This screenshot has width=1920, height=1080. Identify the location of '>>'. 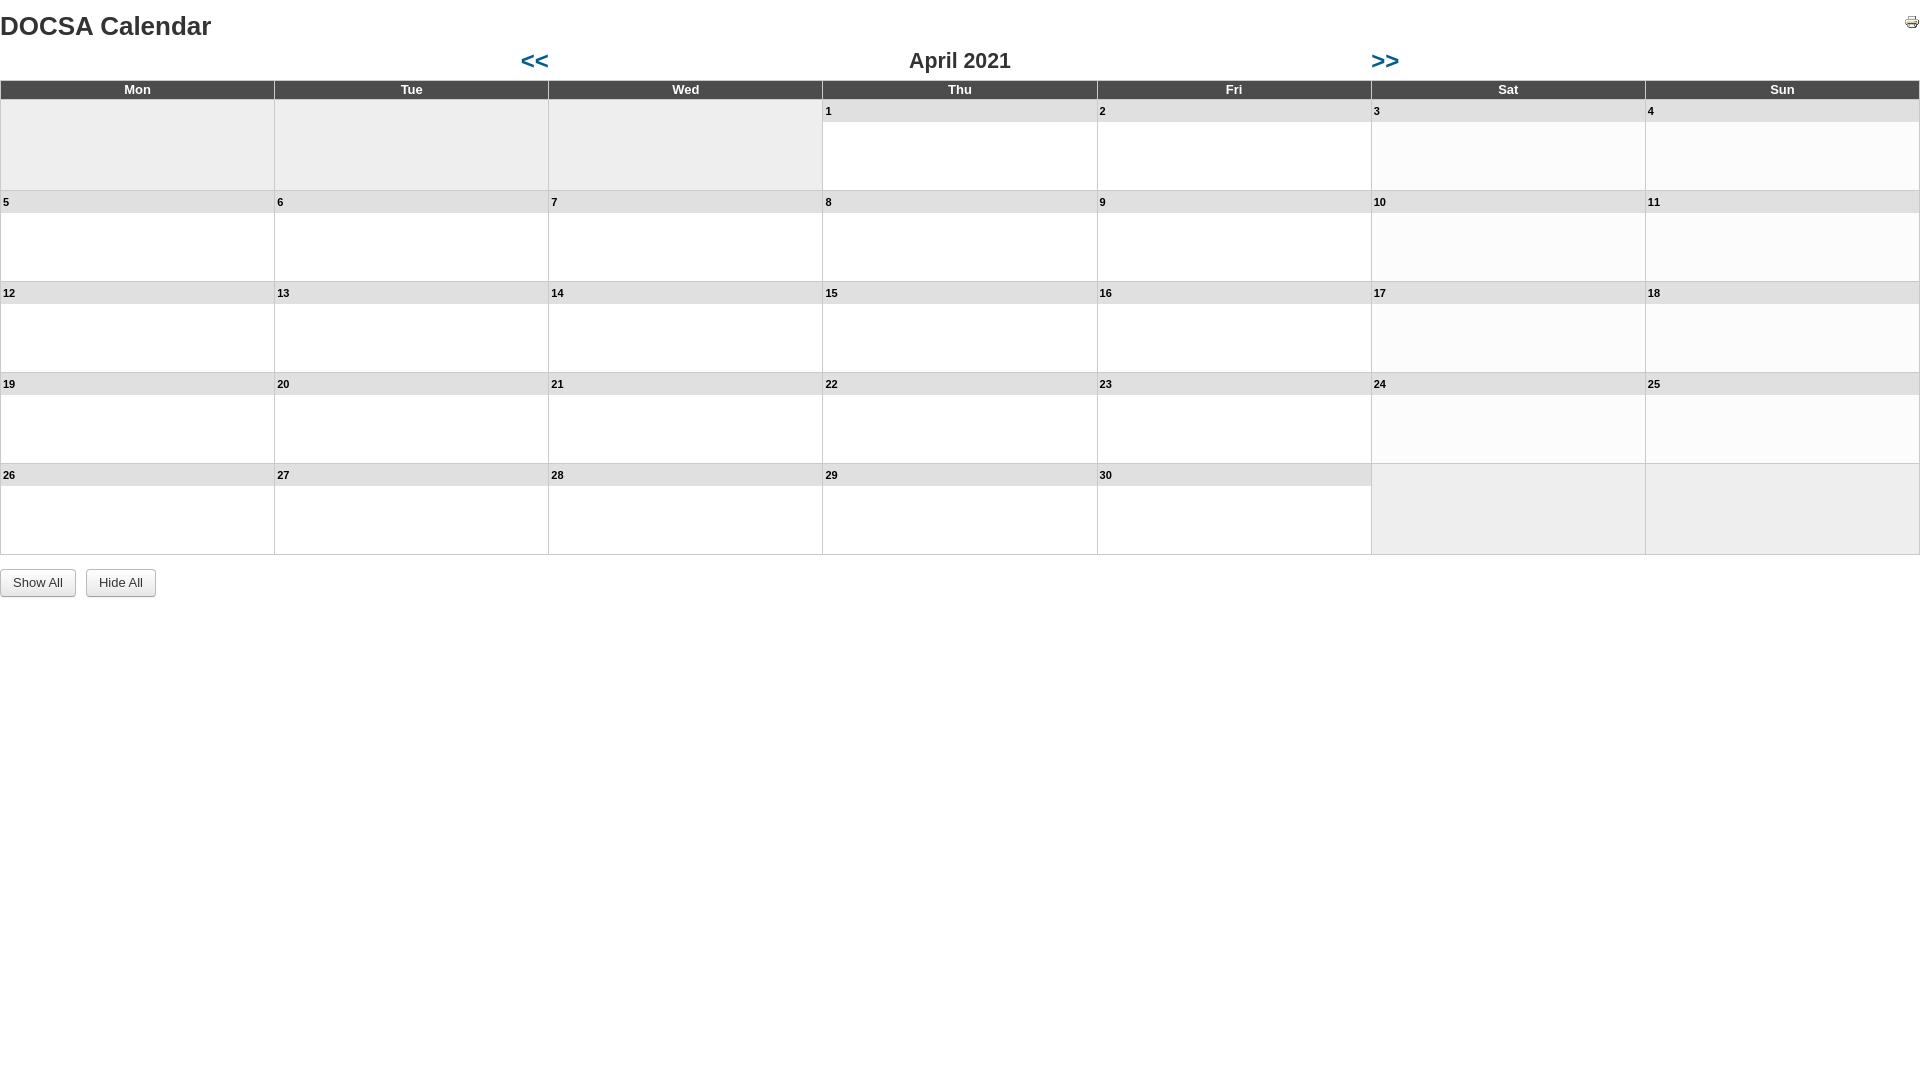
(1384, 59).